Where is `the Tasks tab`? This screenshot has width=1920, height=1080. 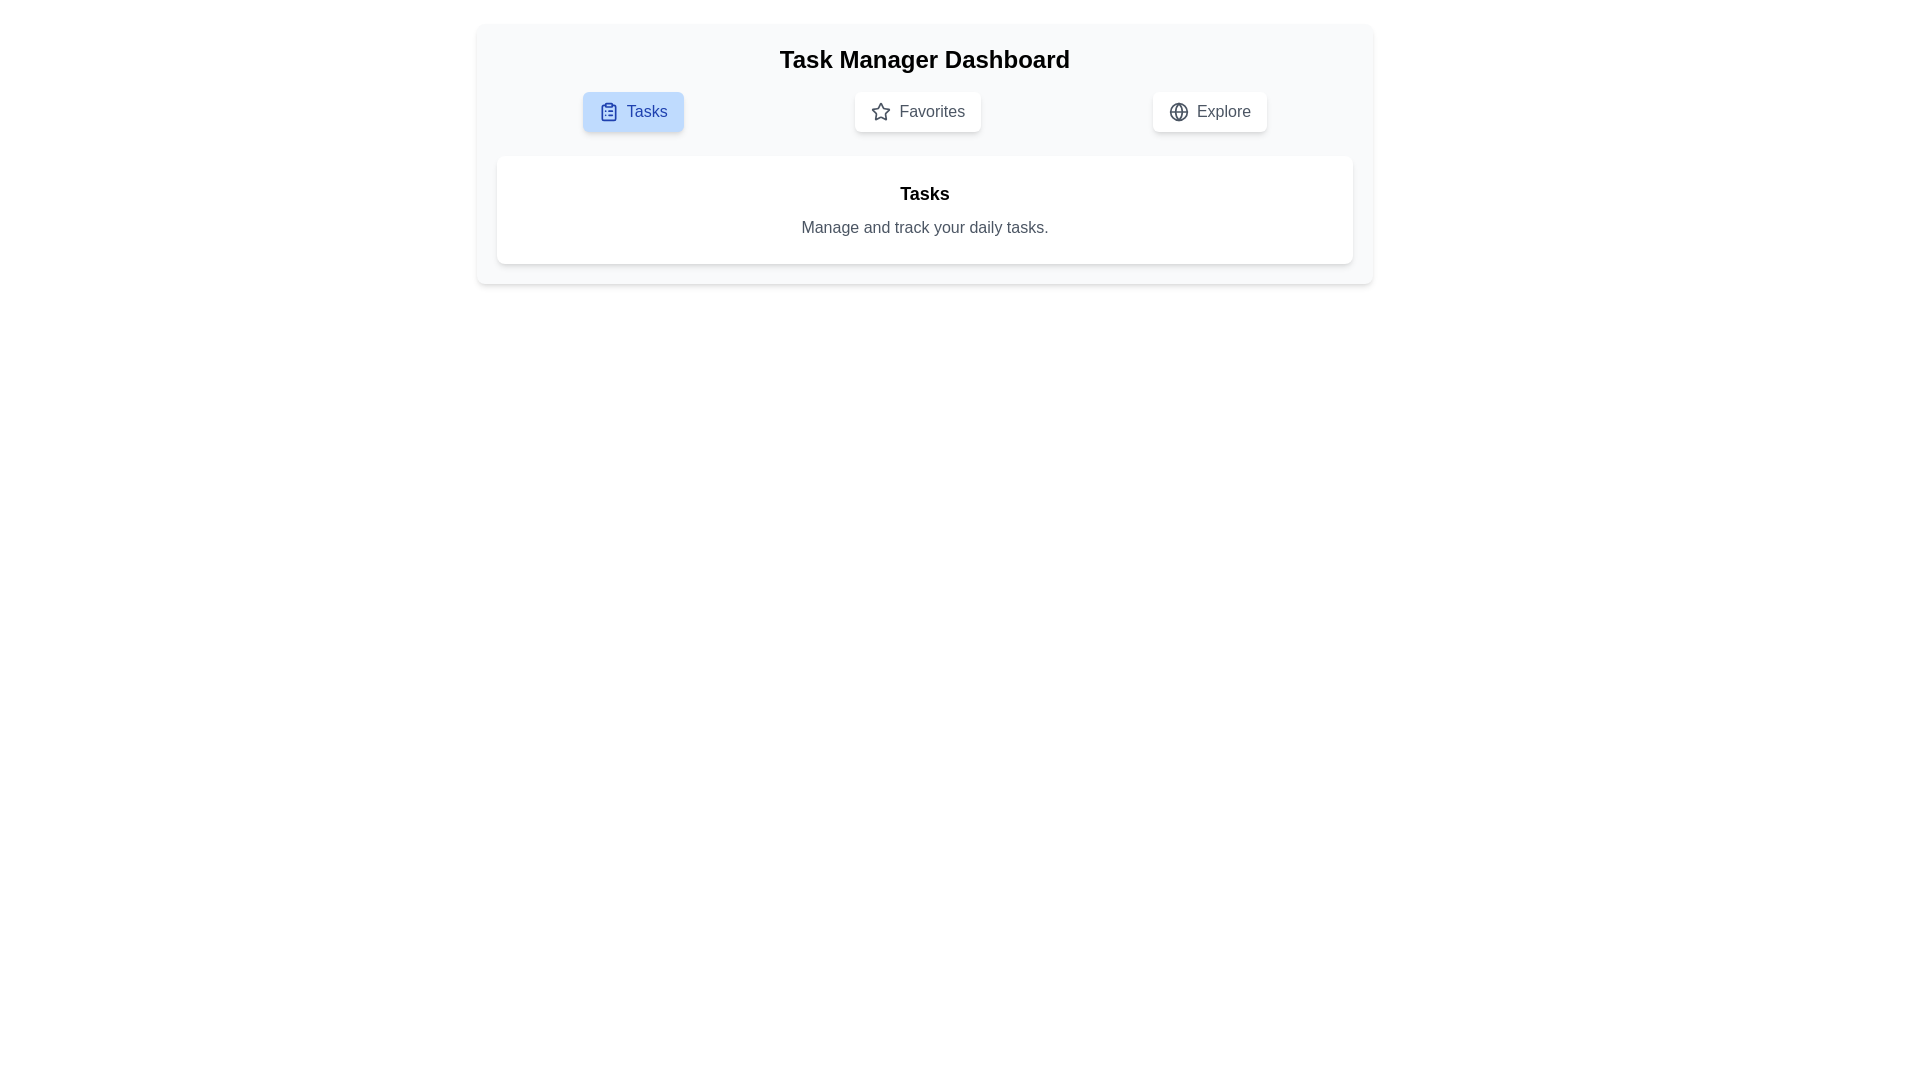 the Tasks tab is located at coordinates (632, 111).